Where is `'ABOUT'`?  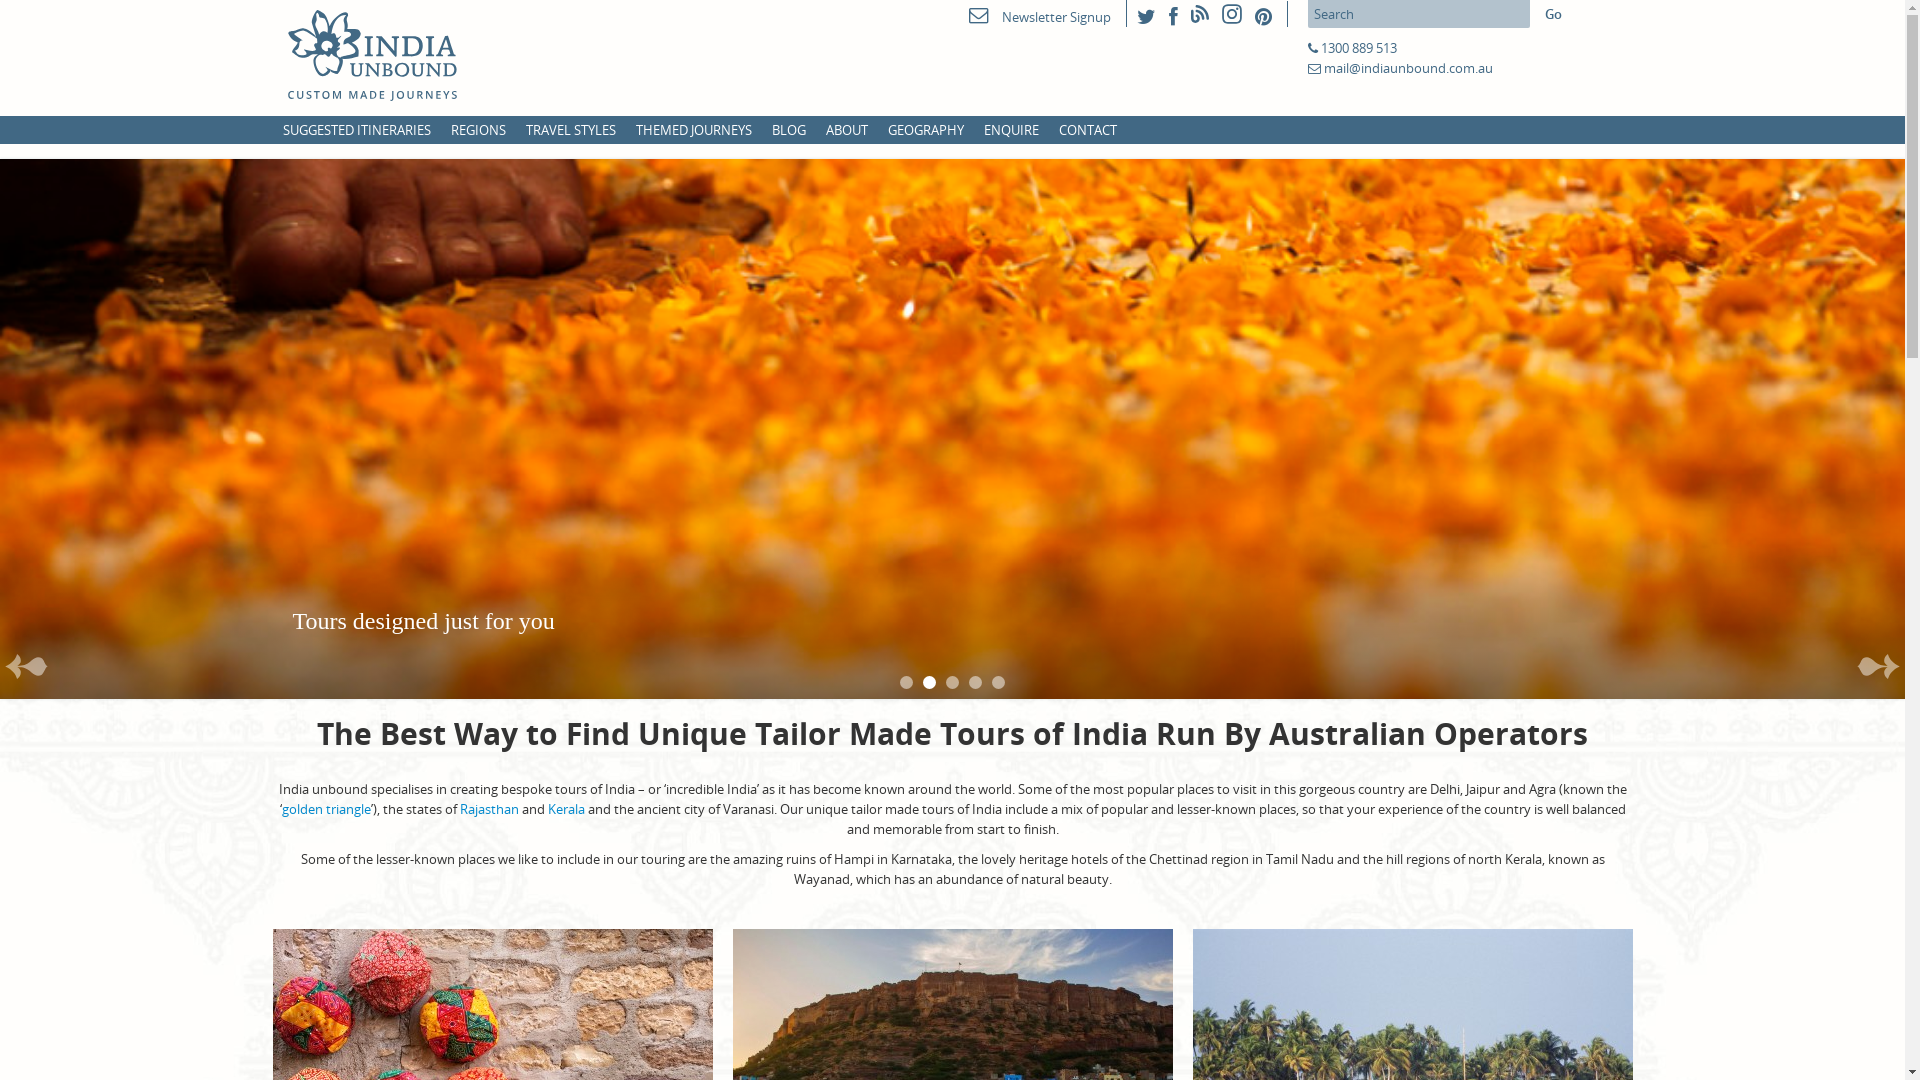 'ABOUT' is located at coordinates (825, 130).